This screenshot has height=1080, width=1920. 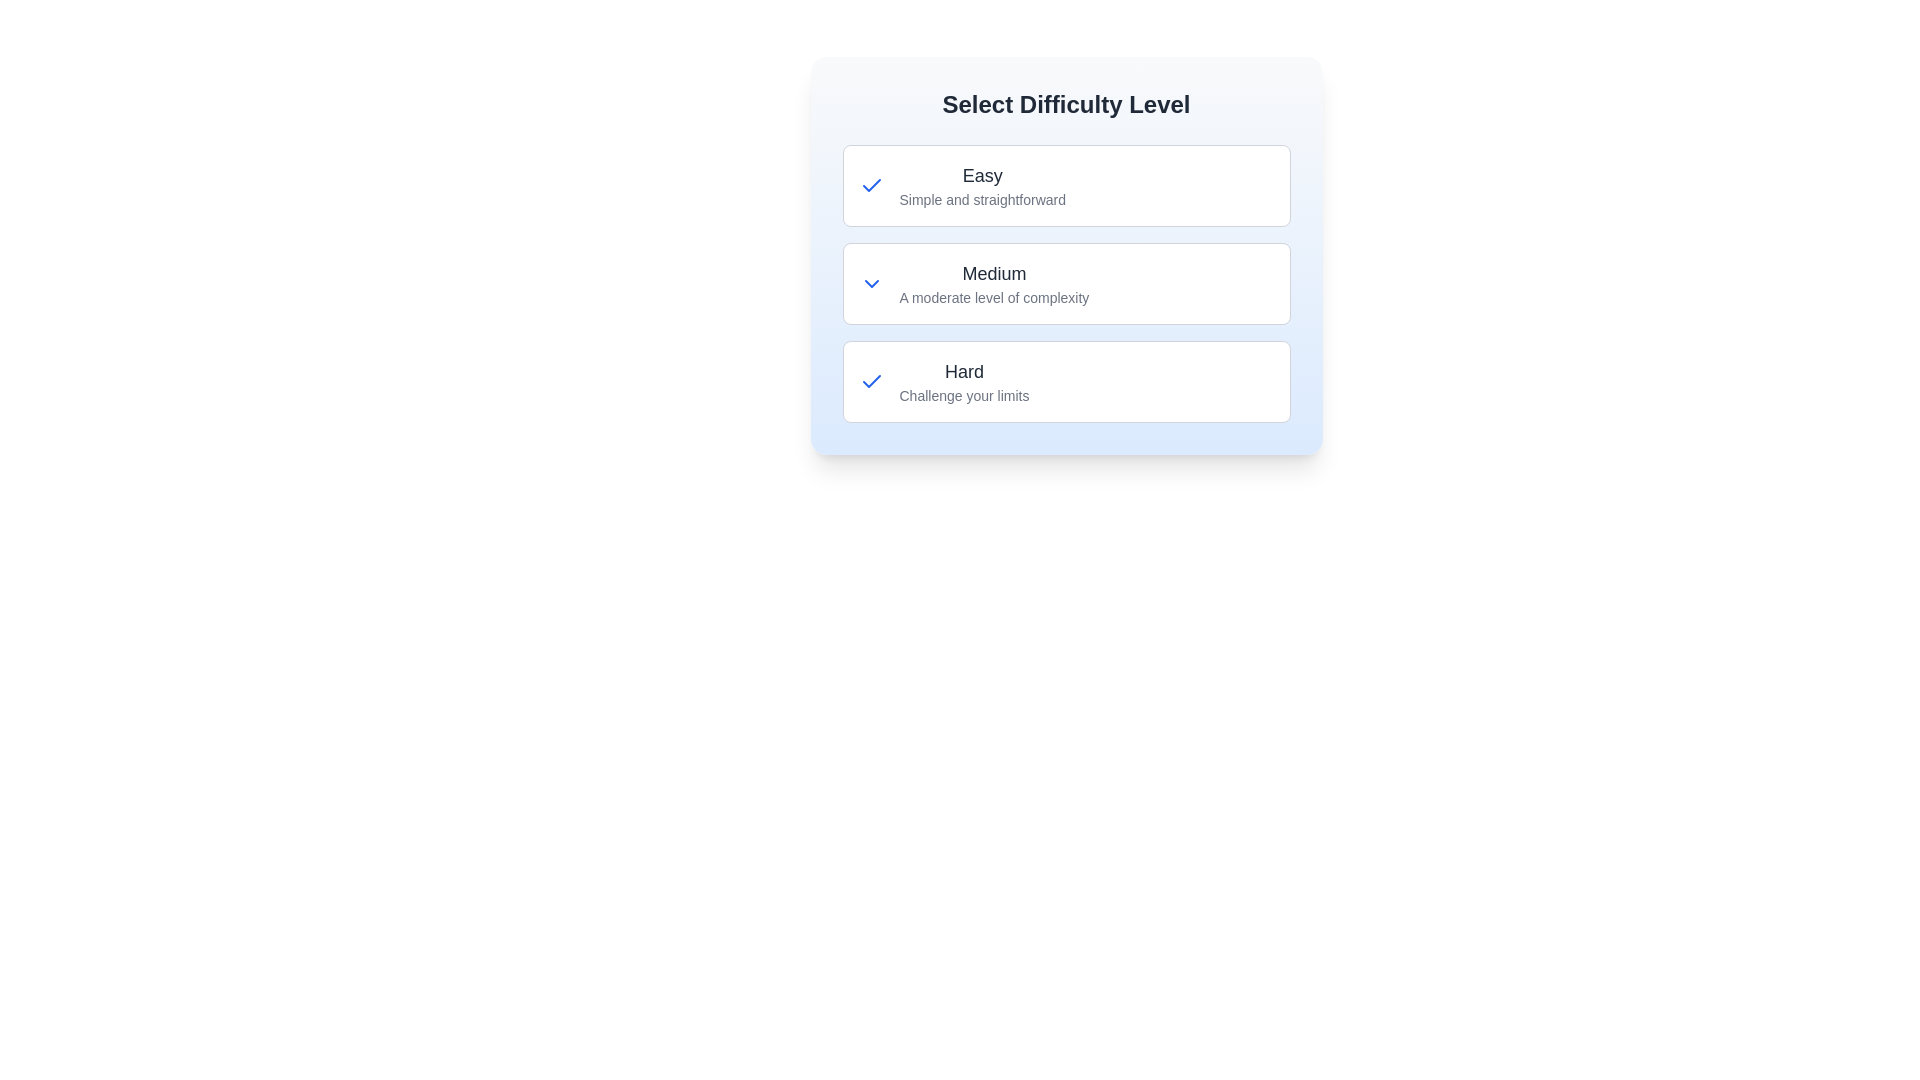 I want to click on the text label displaying 'A moderate level of complexity', which is positioned below the 'Medium' title in the selection list, so click(x=994, y=297).